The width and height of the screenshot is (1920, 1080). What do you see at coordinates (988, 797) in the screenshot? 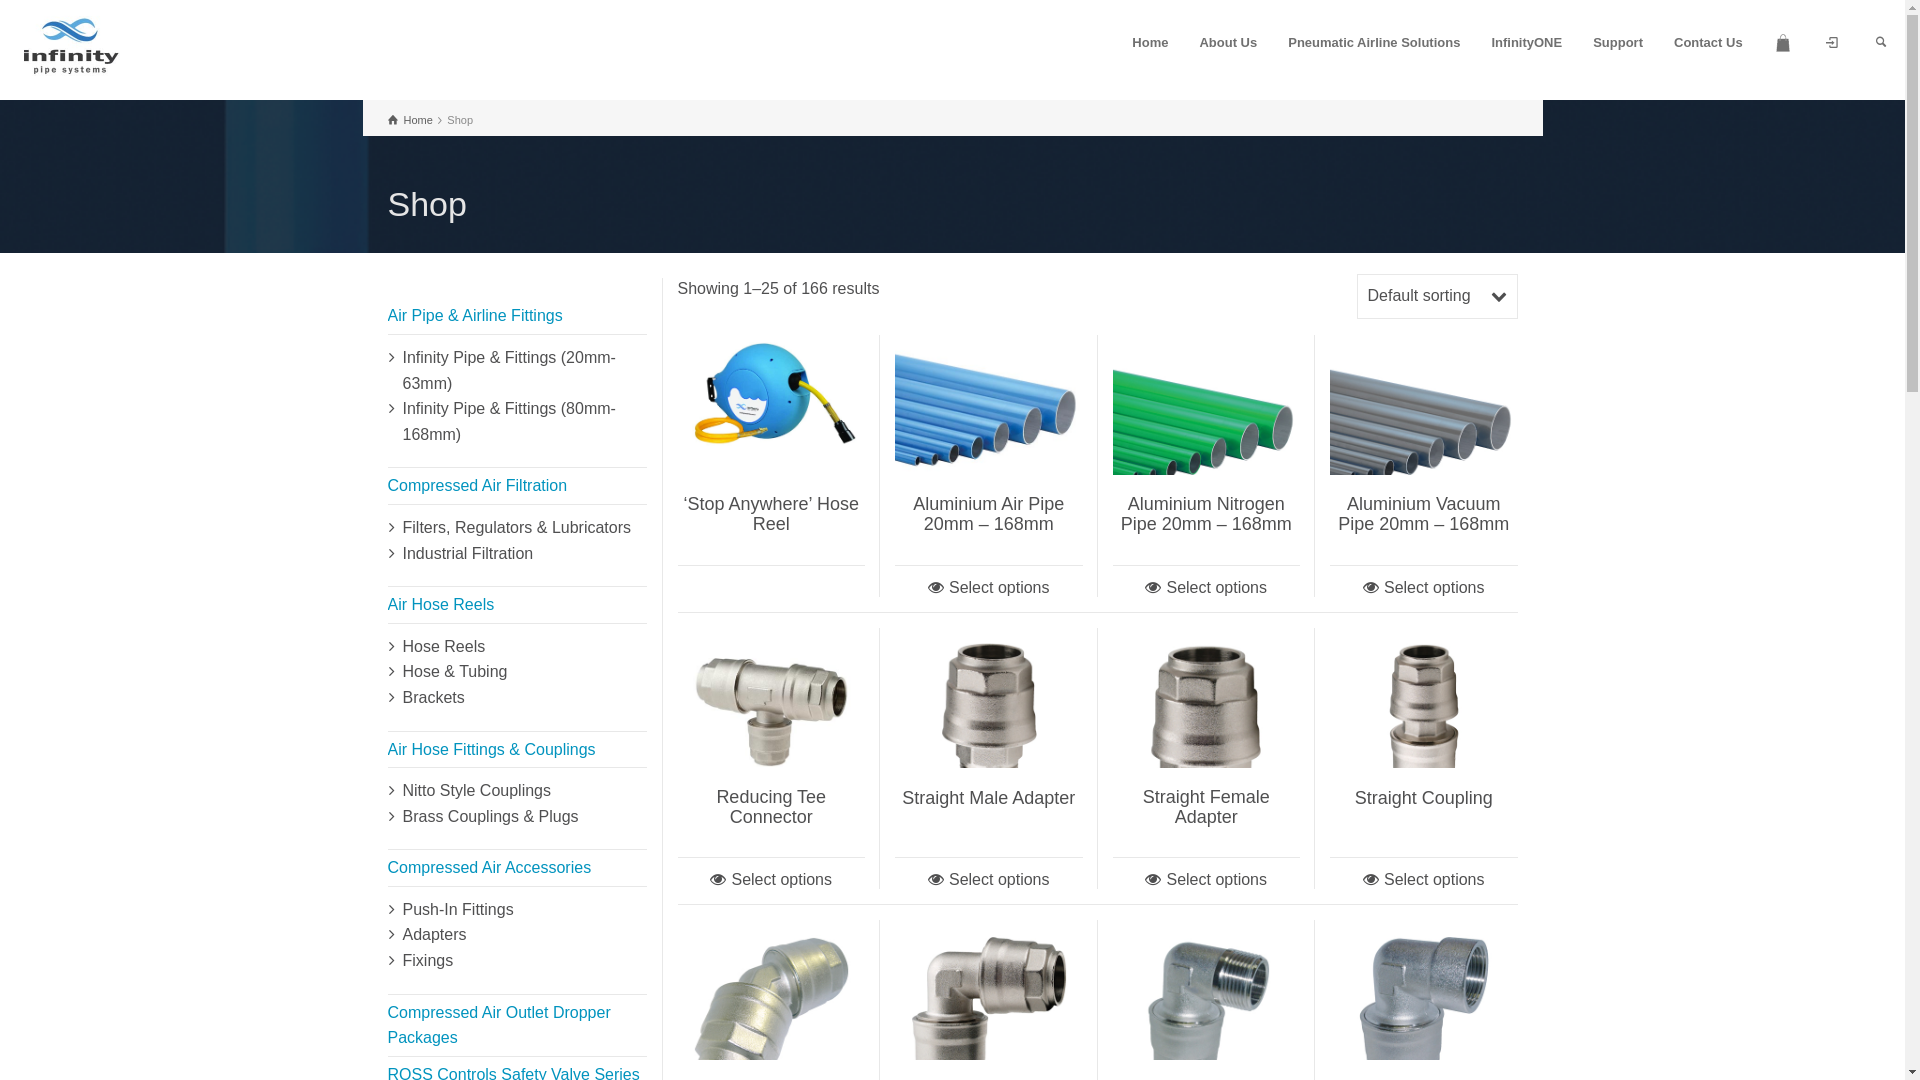
I see `'Straight Male Adapter'` at bounding box center [988, 797].